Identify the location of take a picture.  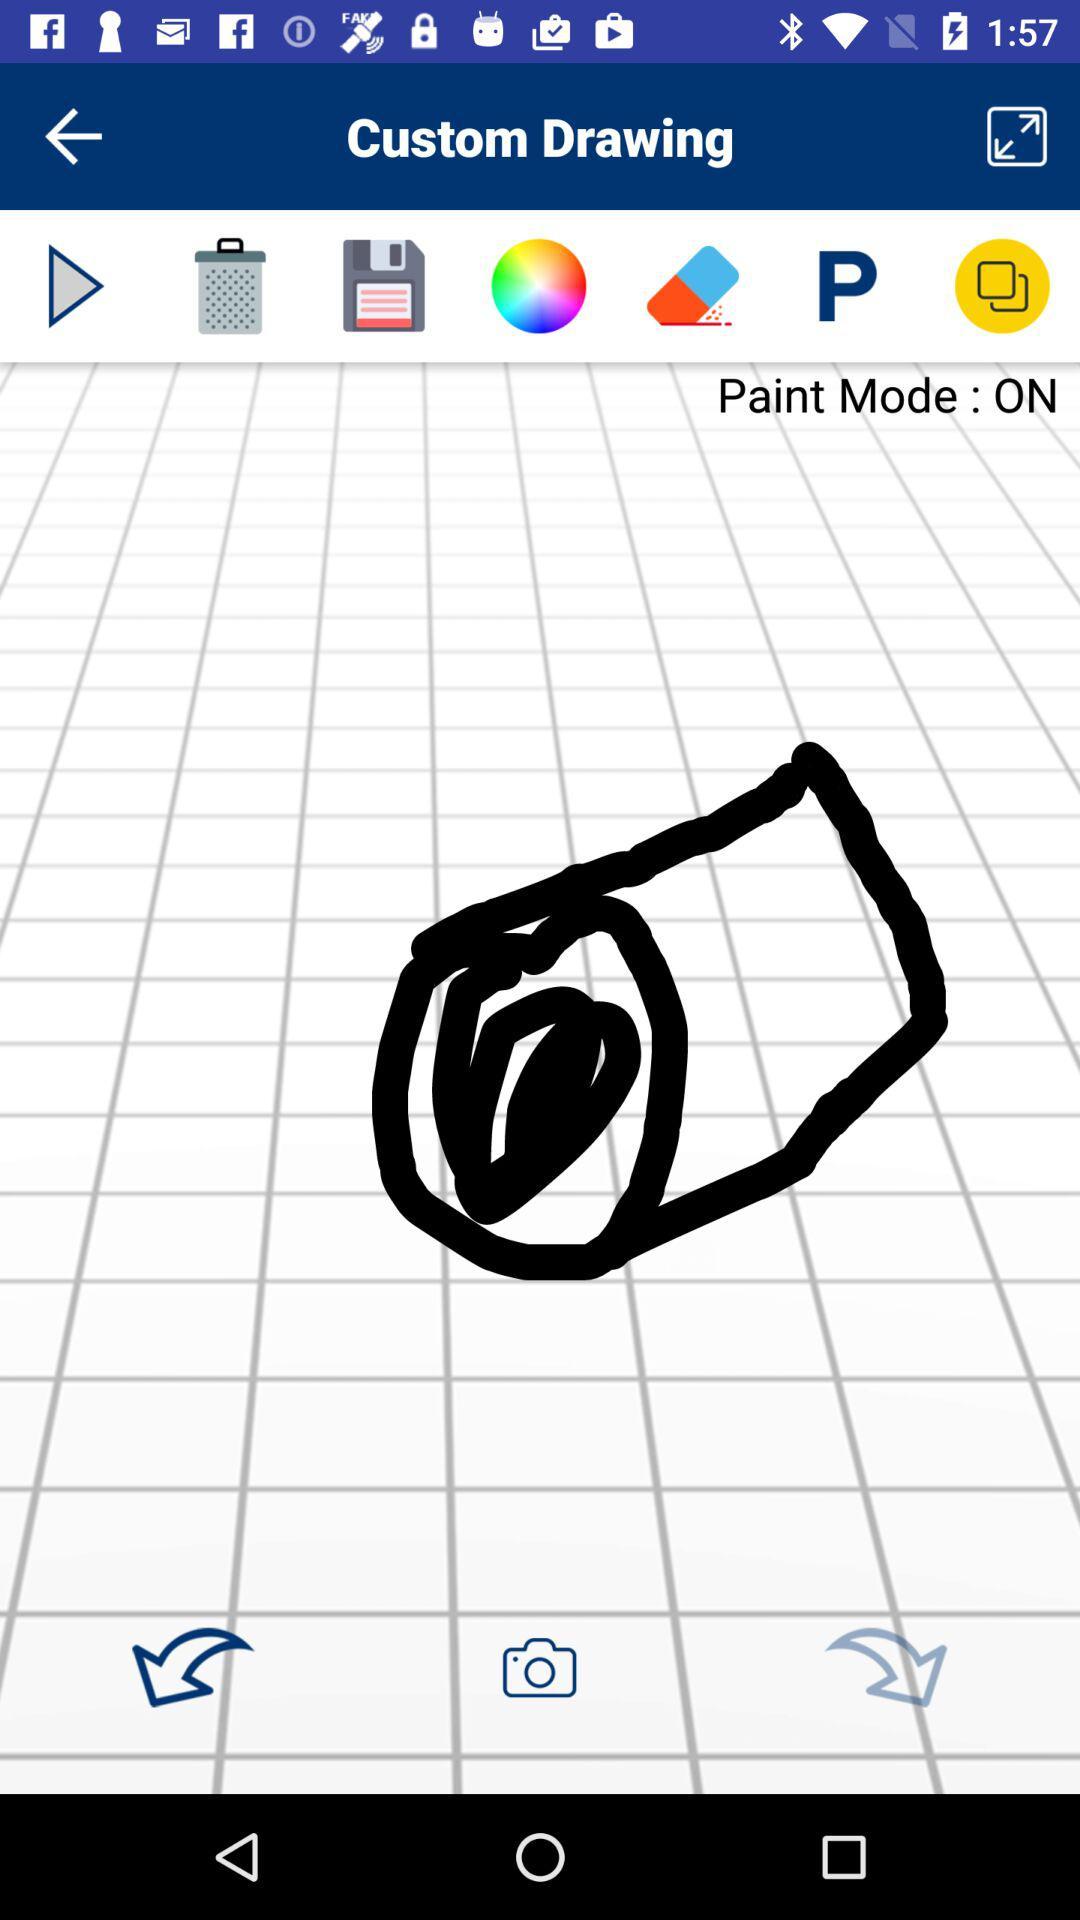
(538, 1667).